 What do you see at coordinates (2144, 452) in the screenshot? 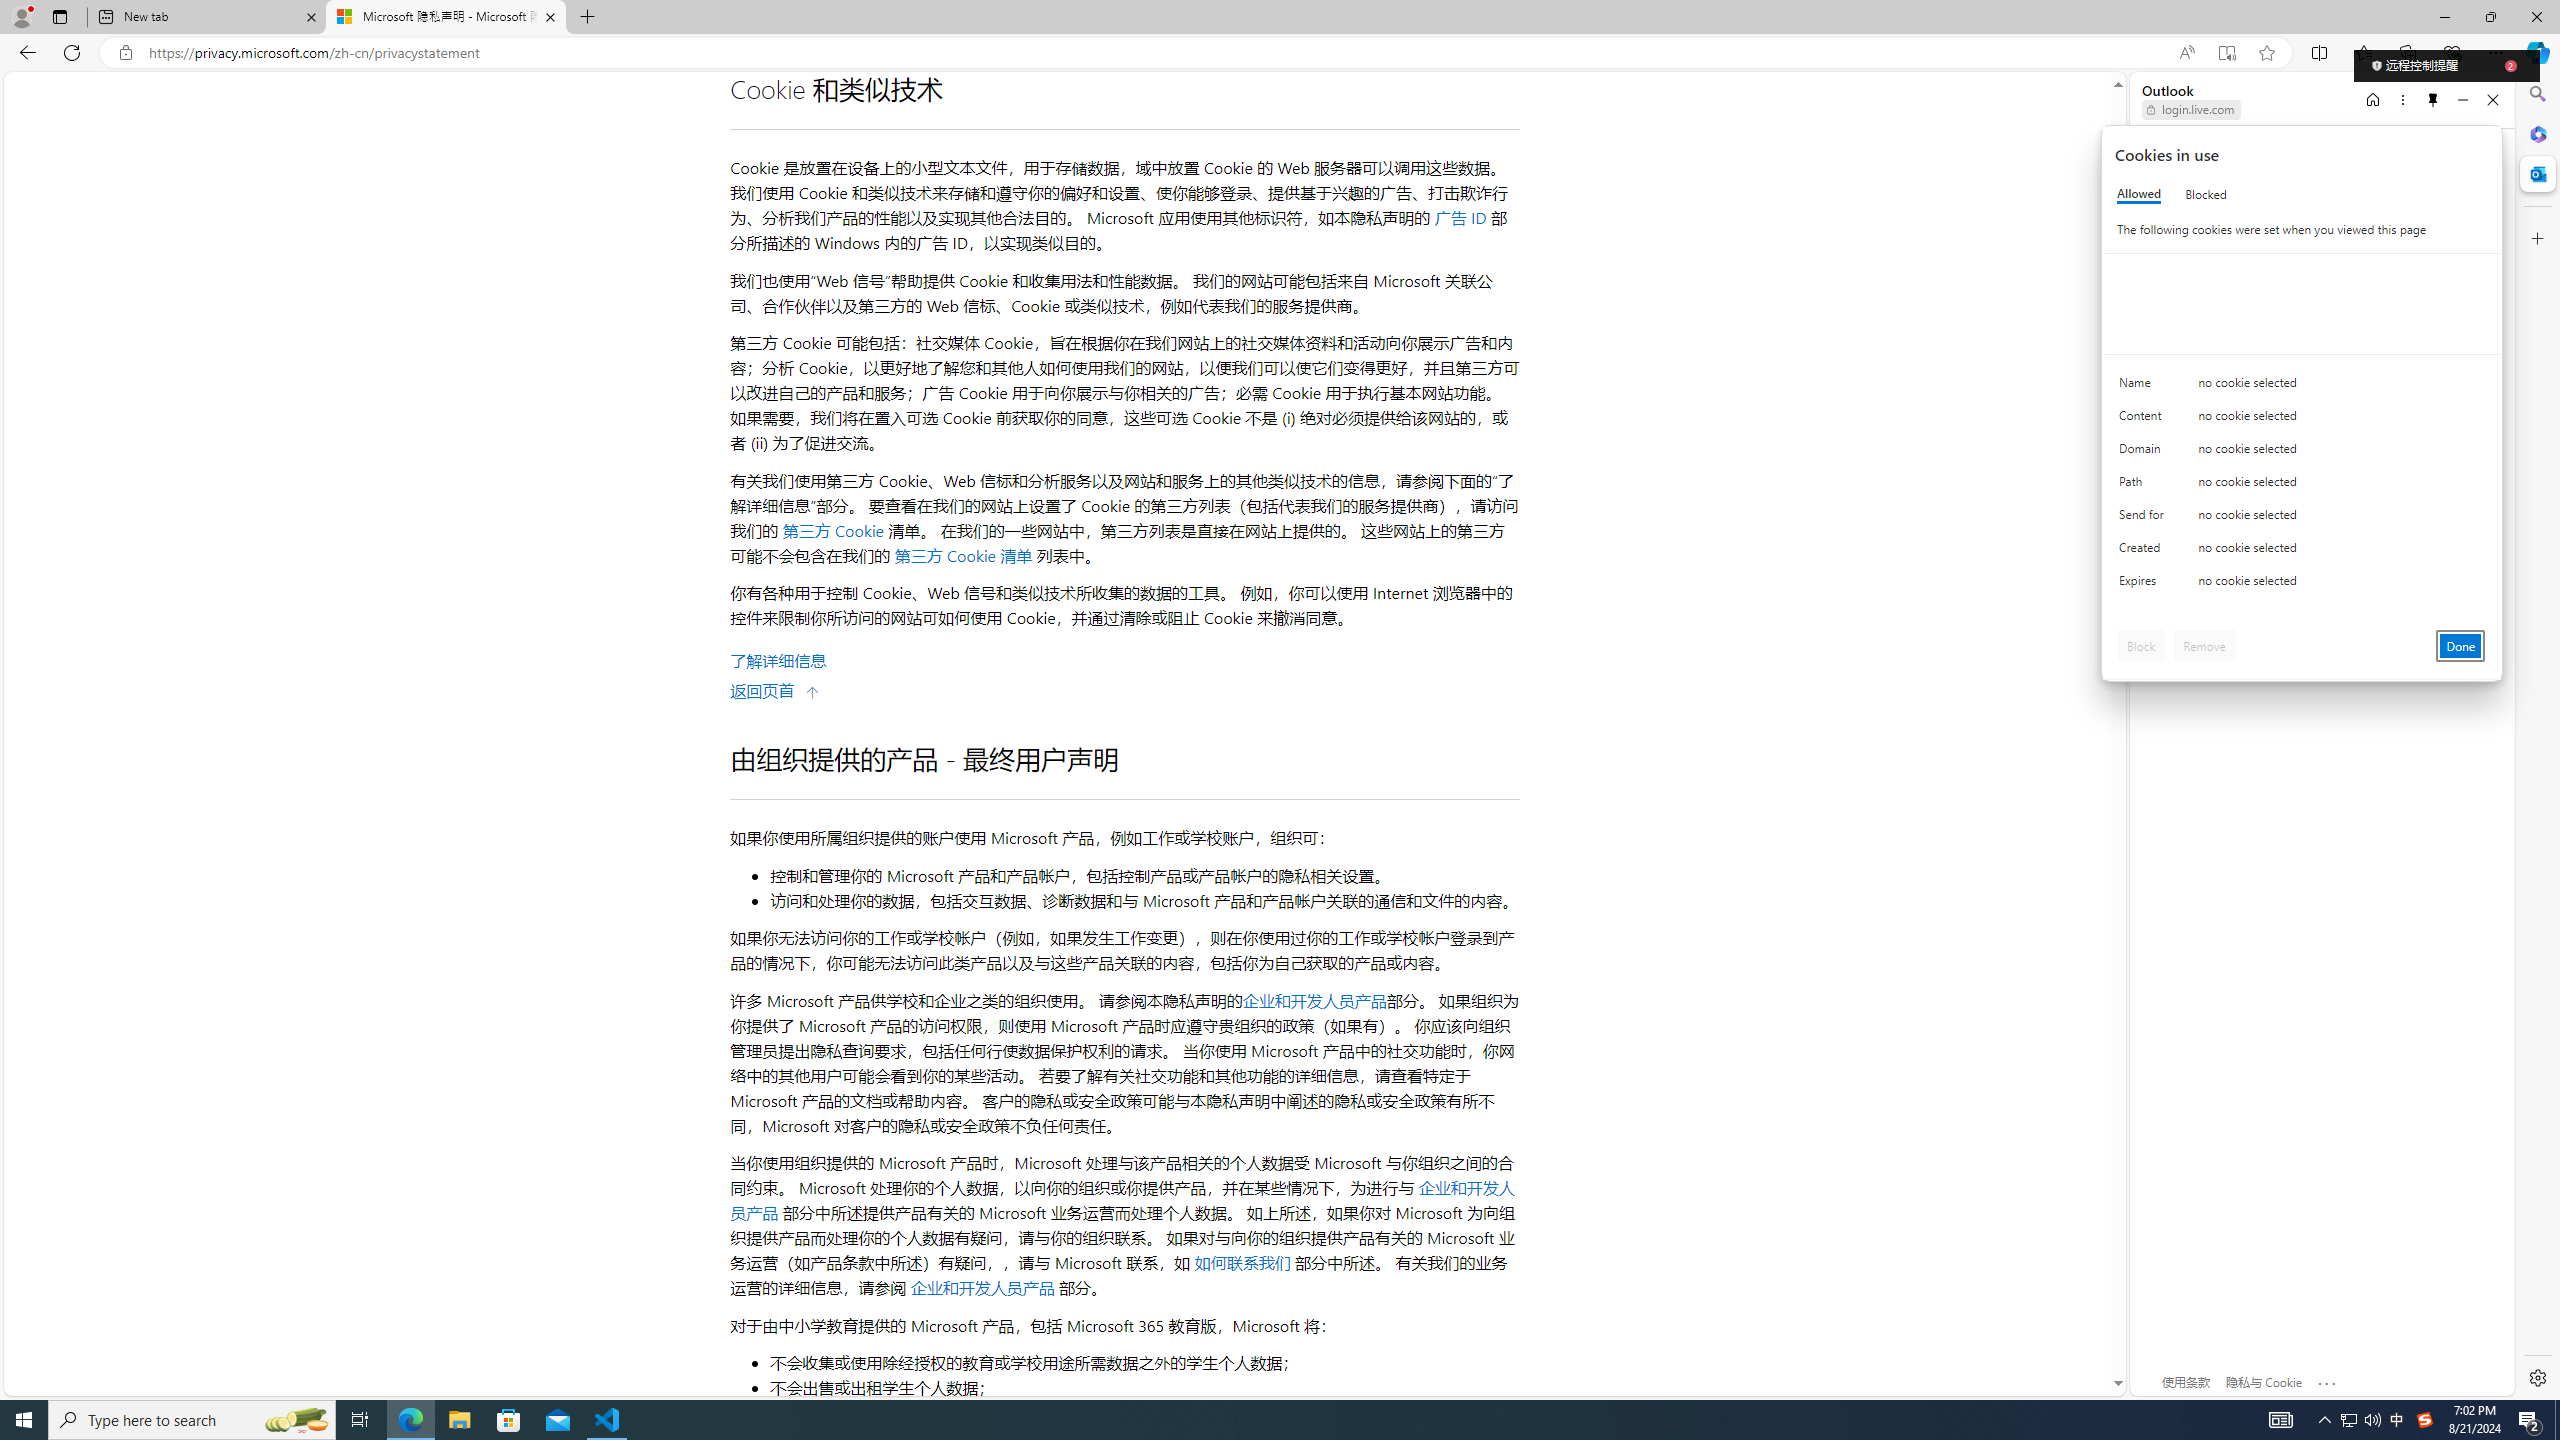
I see `'Domain'` at bounding box center [2144, 452].